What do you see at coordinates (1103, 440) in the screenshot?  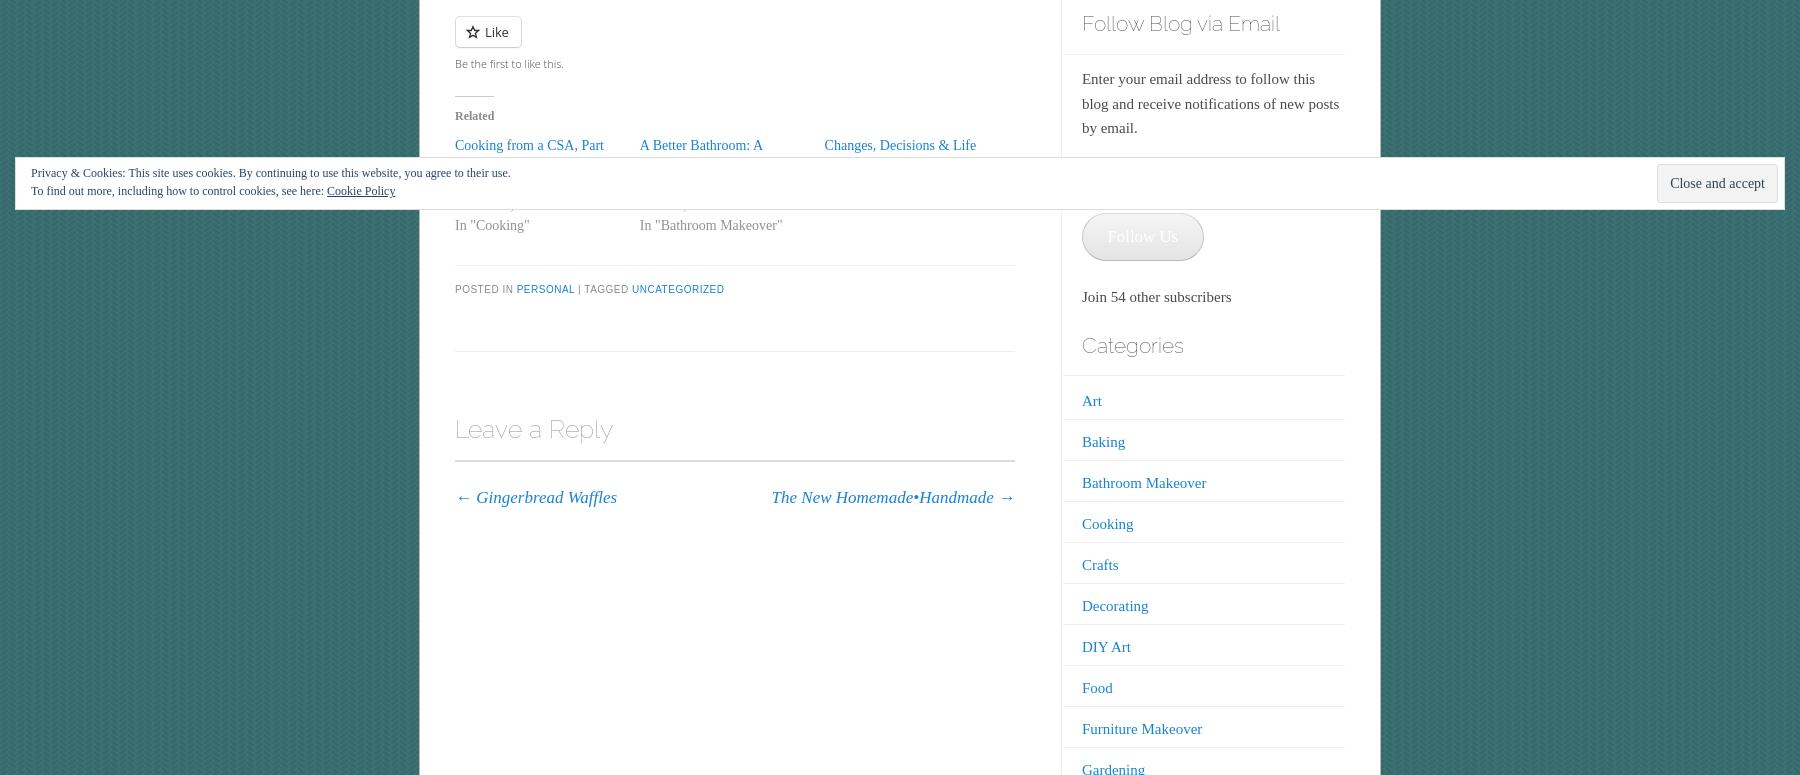 I see `'Baking'` at bounding box center [1103, 440].